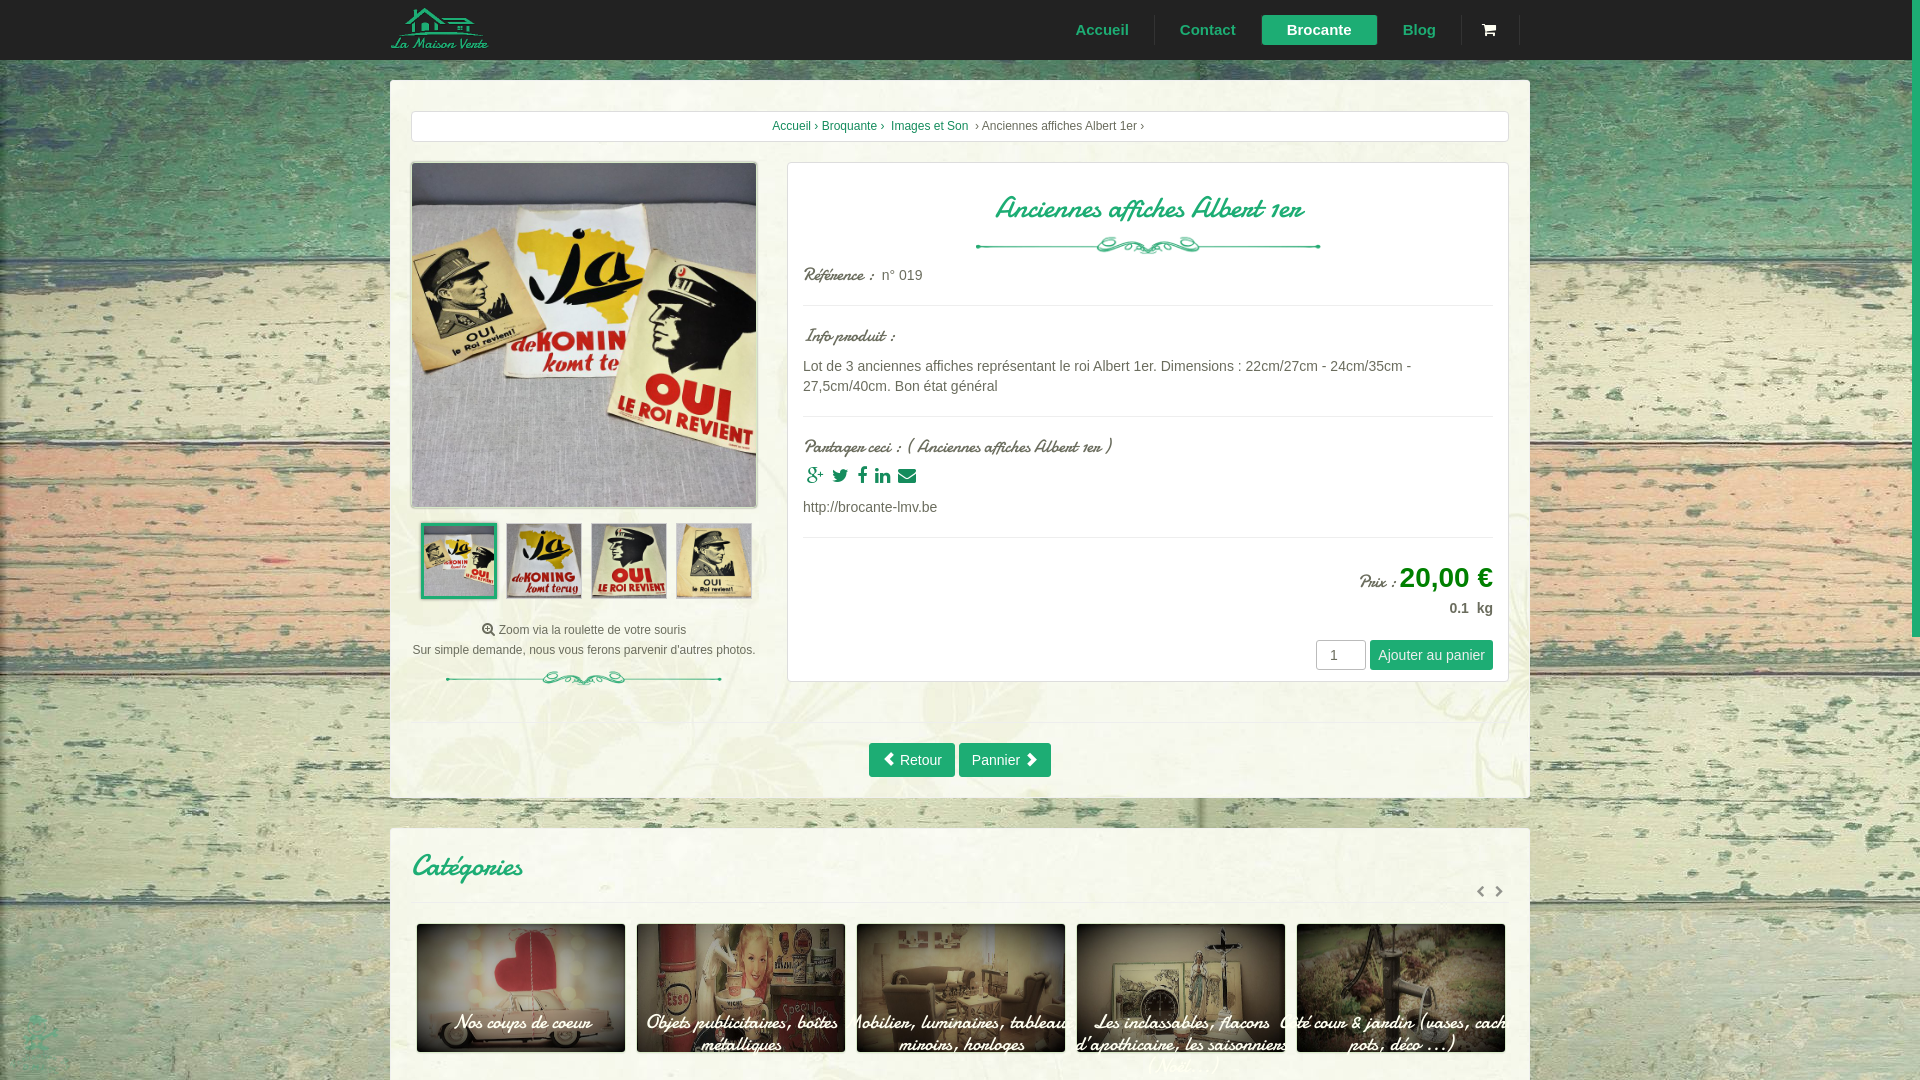 The image size is (1920, 1080). I want to click on 'Ajouter au panier', so click(1430, 655).